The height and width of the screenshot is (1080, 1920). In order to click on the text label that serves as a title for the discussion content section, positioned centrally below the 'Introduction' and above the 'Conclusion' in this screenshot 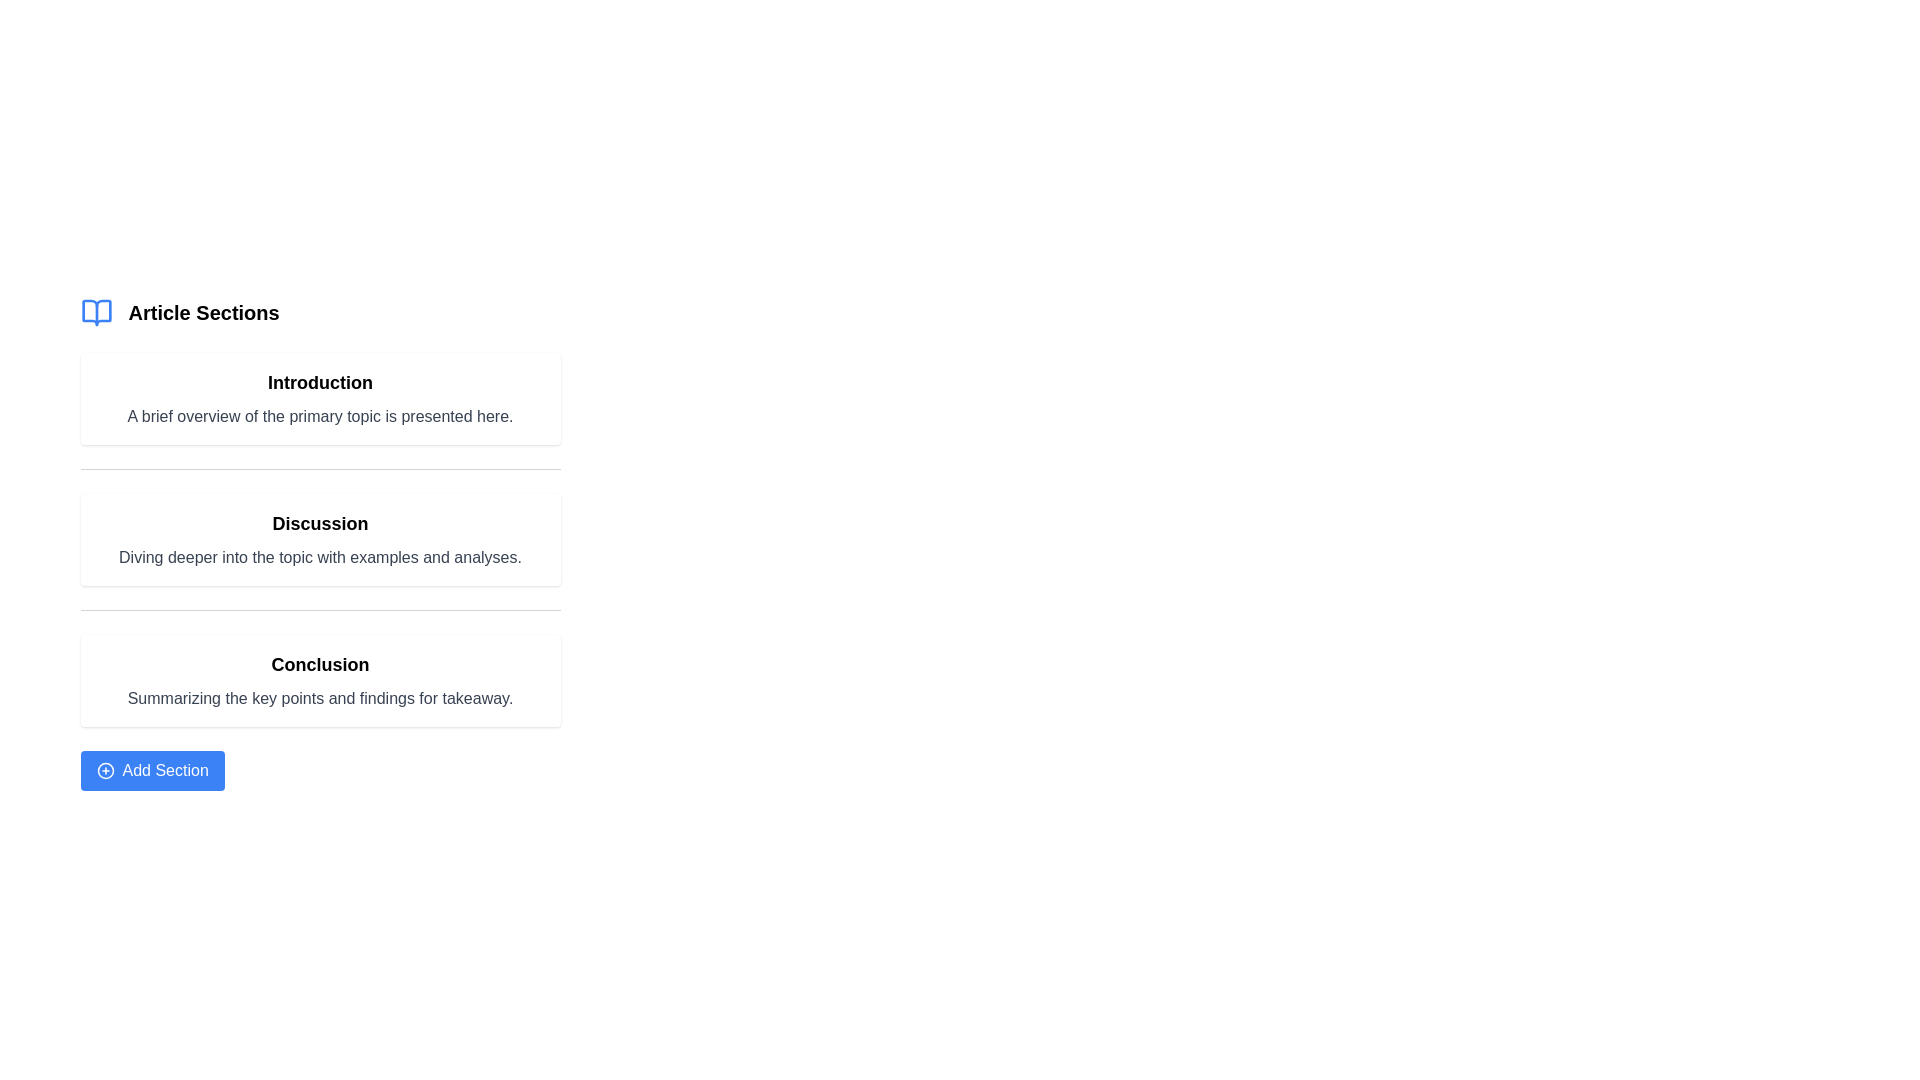, I will do `click(320, 523)`.